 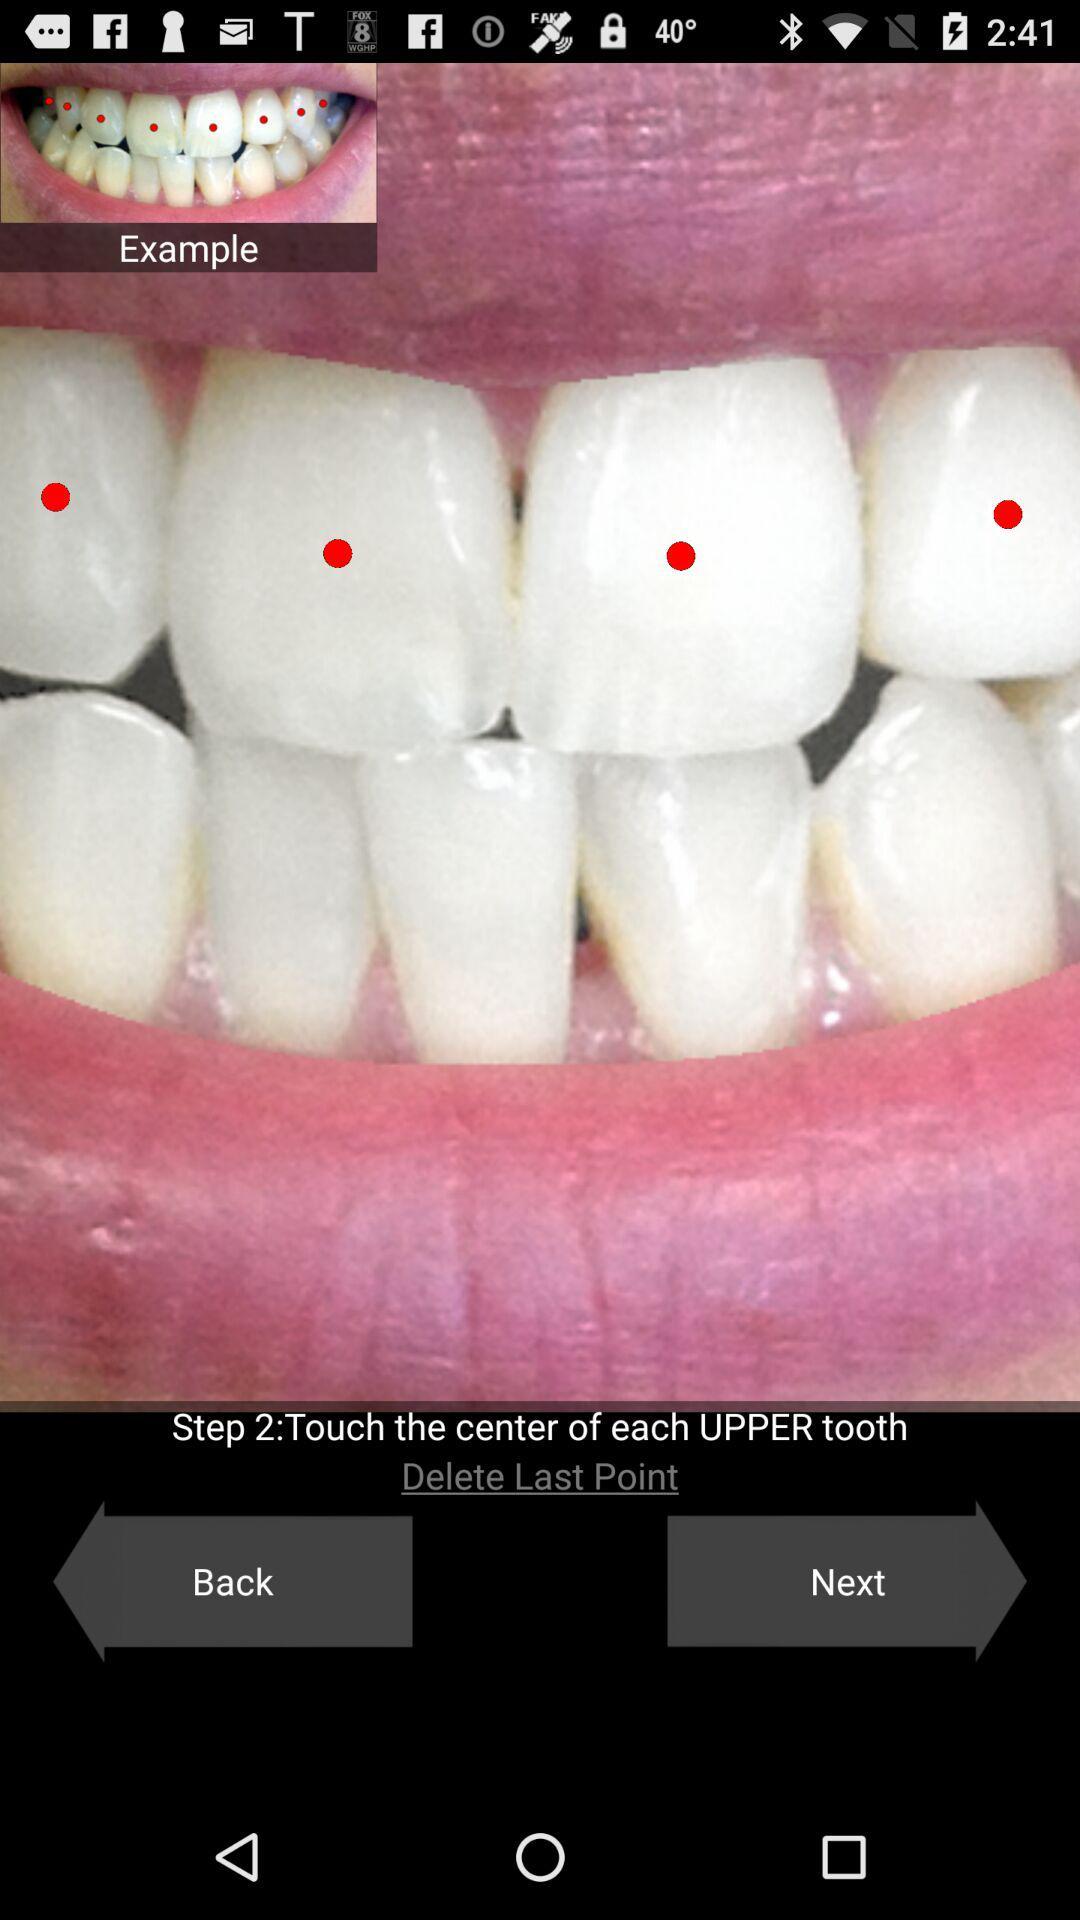 I want to click on icon below the delete last point, so click(x=231, y=1580).